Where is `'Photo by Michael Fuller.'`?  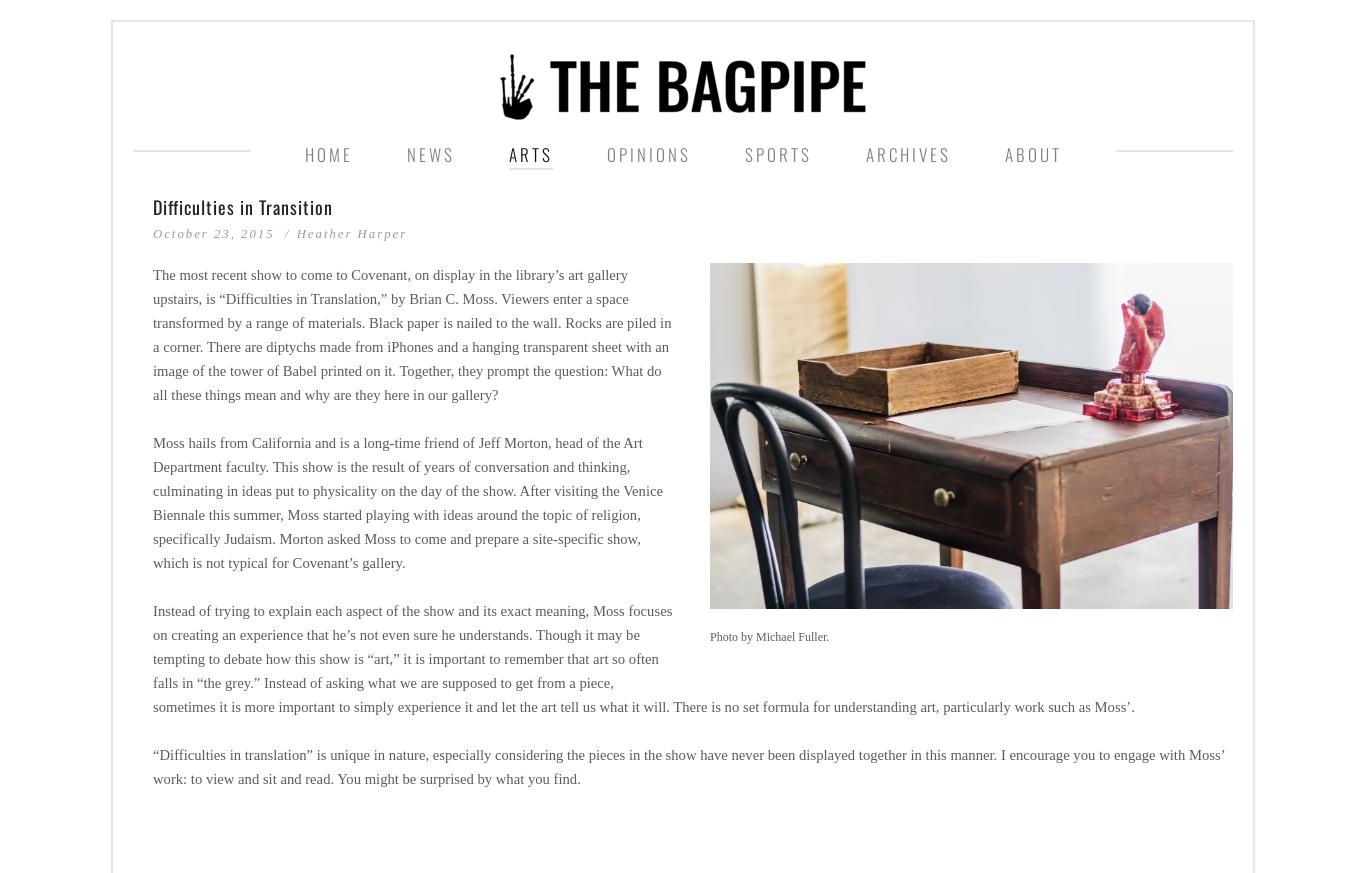
'Photo by Michael Fuller.' is located at coordinates (710, 637).